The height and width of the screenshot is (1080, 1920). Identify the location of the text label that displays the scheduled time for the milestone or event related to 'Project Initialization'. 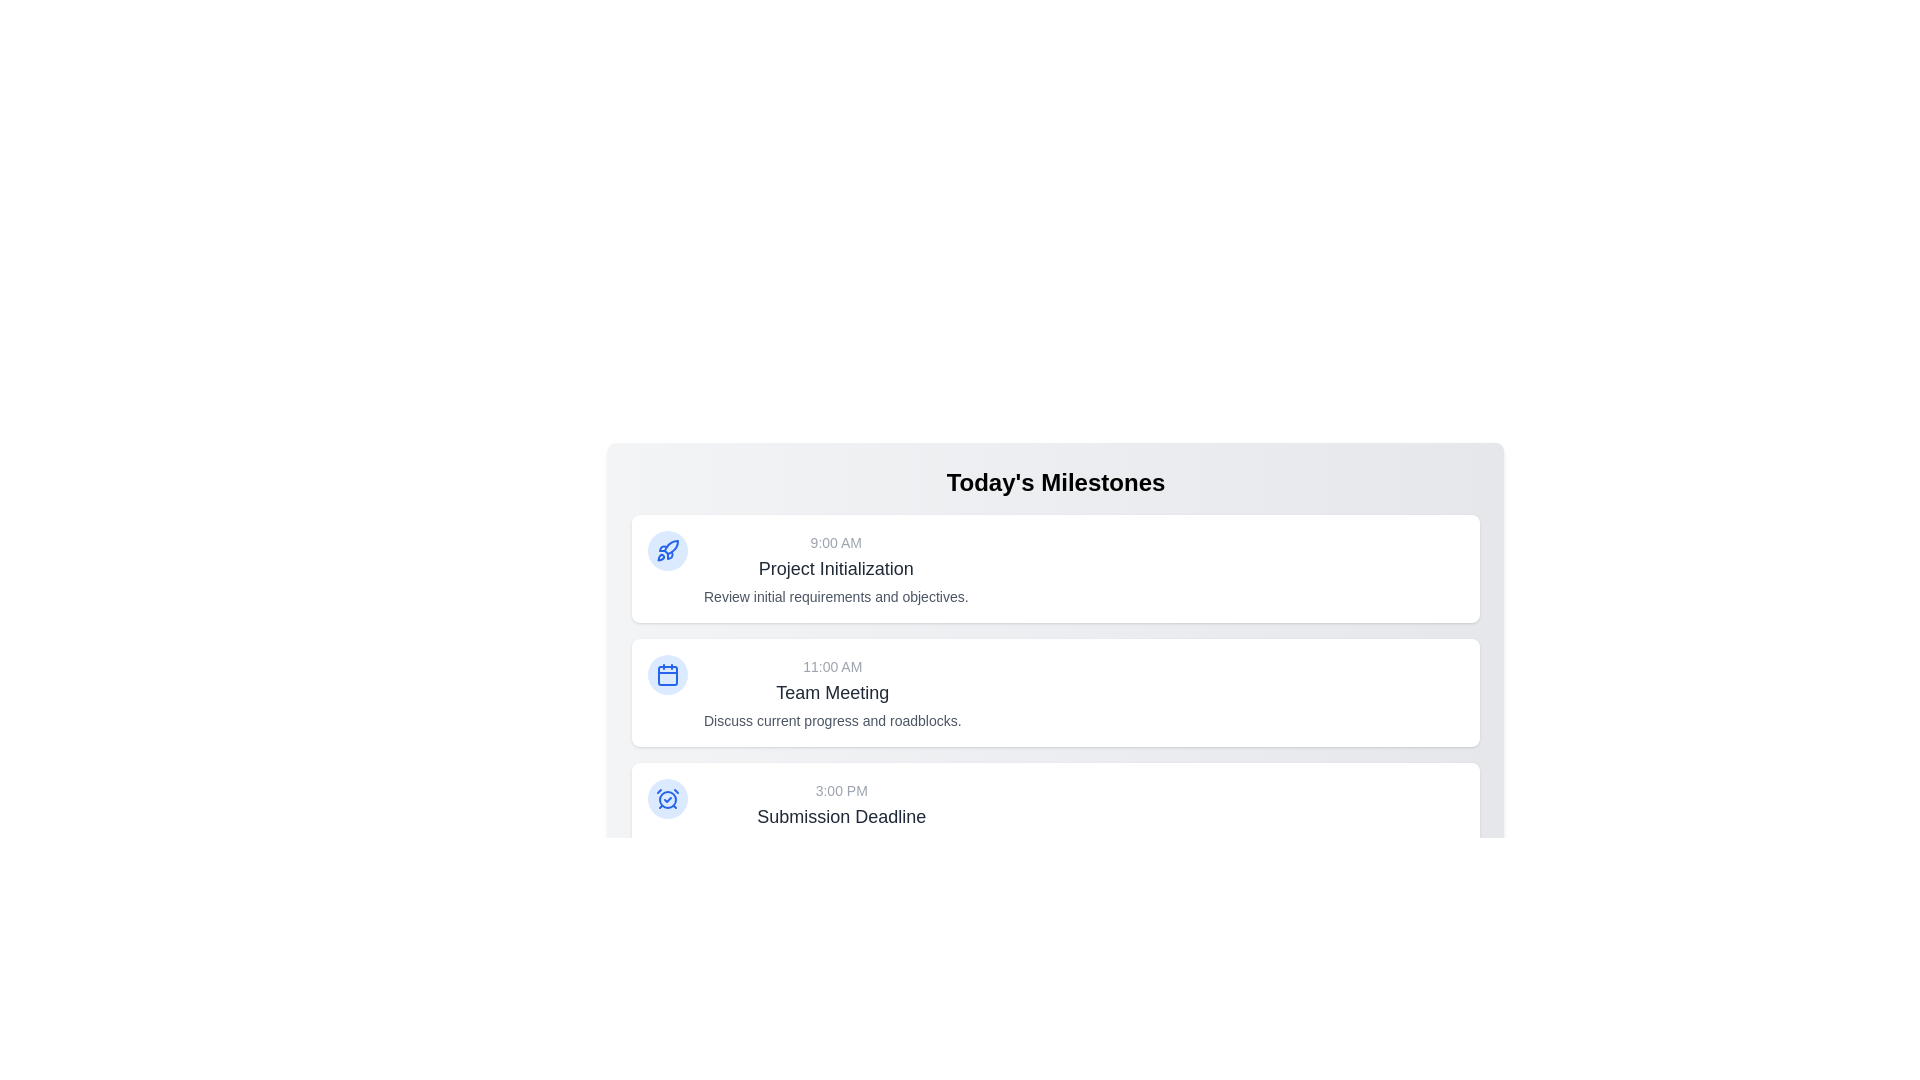
(836, 543).